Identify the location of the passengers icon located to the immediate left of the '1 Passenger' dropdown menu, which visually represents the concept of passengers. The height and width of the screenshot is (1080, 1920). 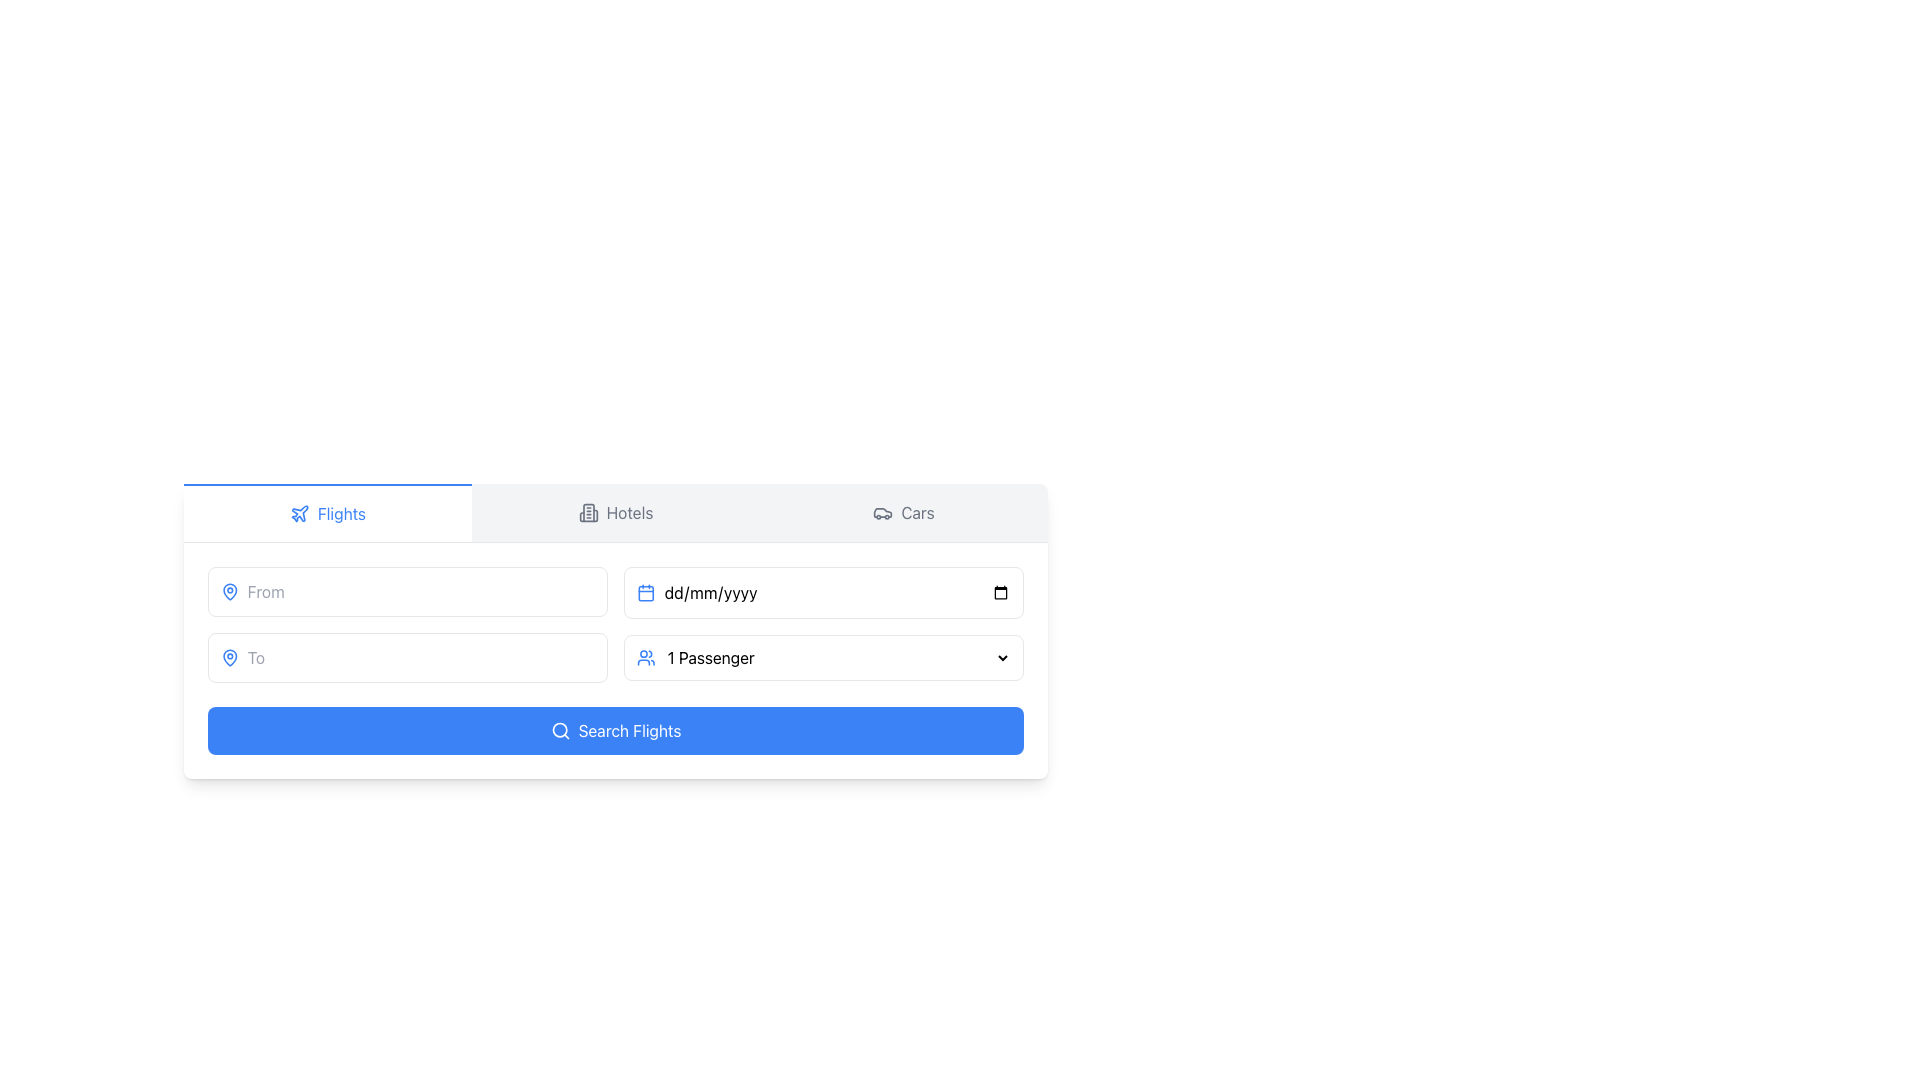
(646, 658).